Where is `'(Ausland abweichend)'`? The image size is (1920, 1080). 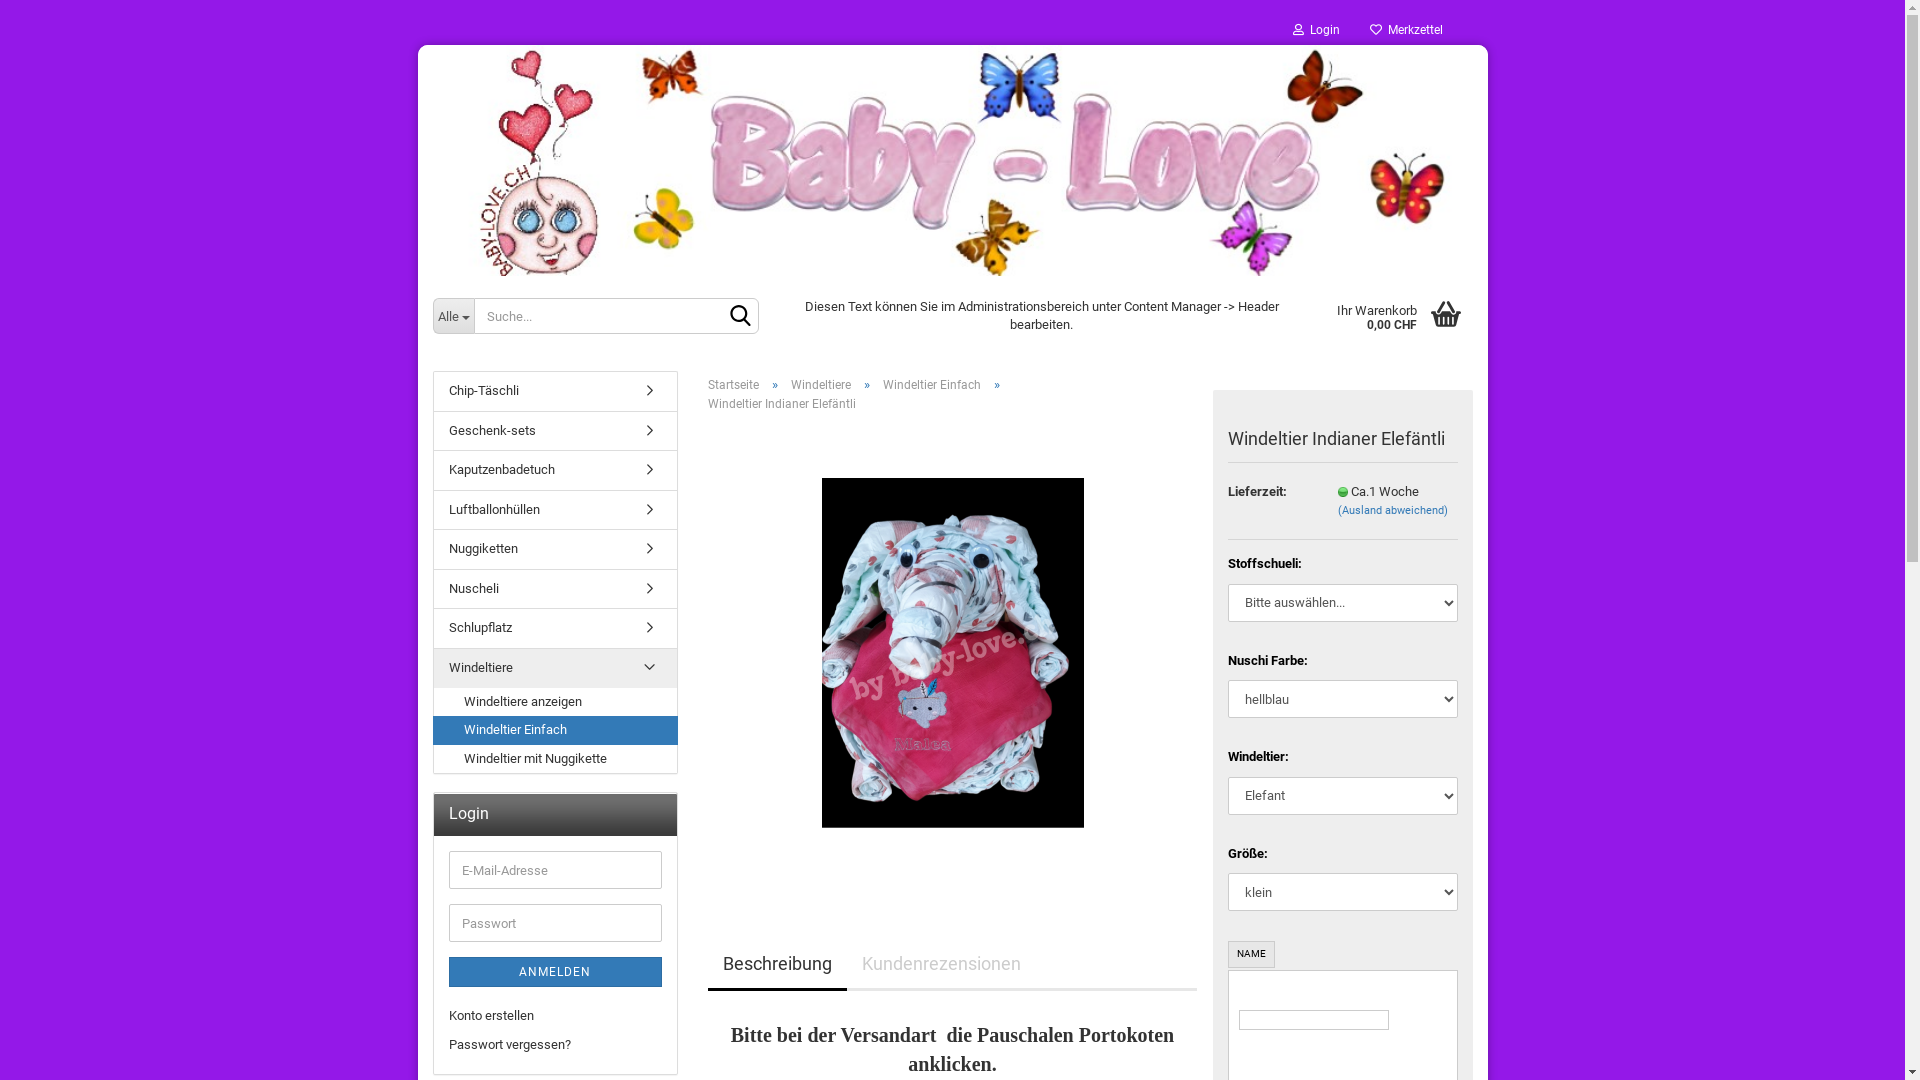 '(Ausland abweichend)' is located at coordinates (1391, 509).